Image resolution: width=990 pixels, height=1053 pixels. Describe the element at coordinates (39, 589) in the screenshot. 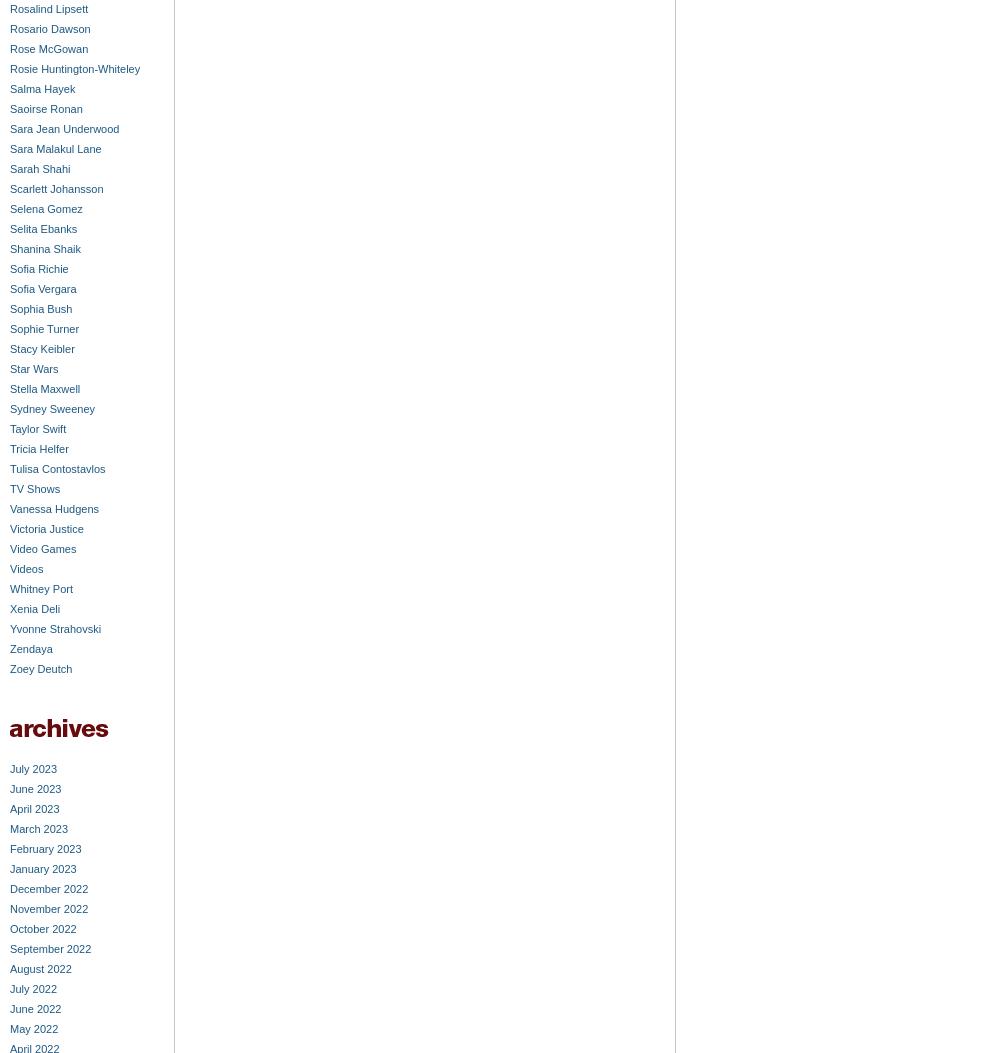

I see `'Whitney Port'` at that location.